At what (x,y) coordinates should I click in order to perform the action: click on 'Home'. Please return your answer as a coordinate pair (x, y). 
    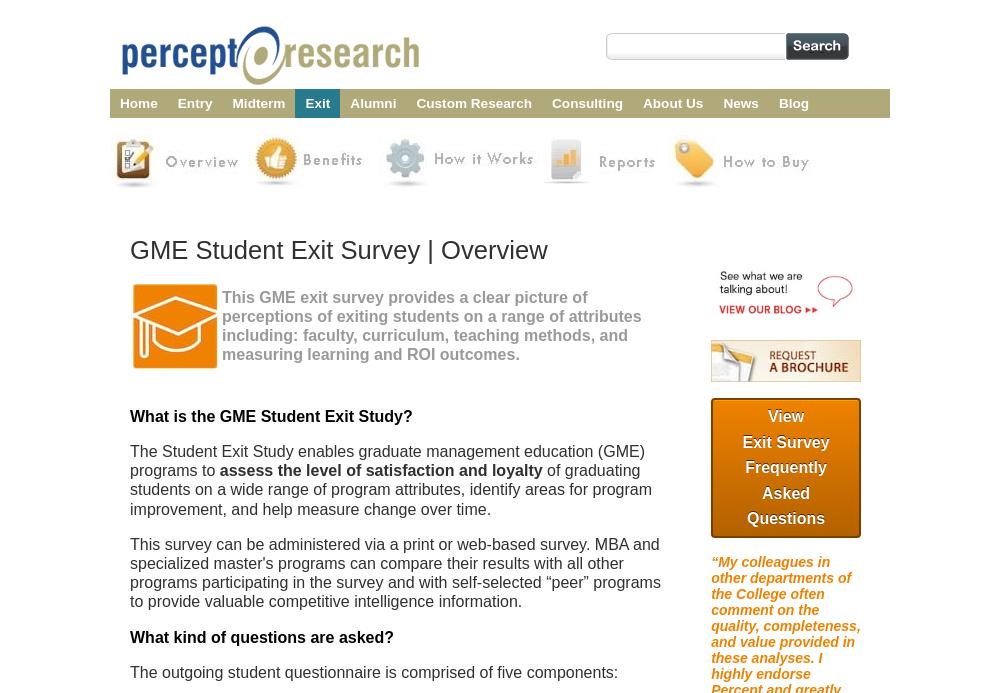
    Looking at the image, I should click on (138, 103).